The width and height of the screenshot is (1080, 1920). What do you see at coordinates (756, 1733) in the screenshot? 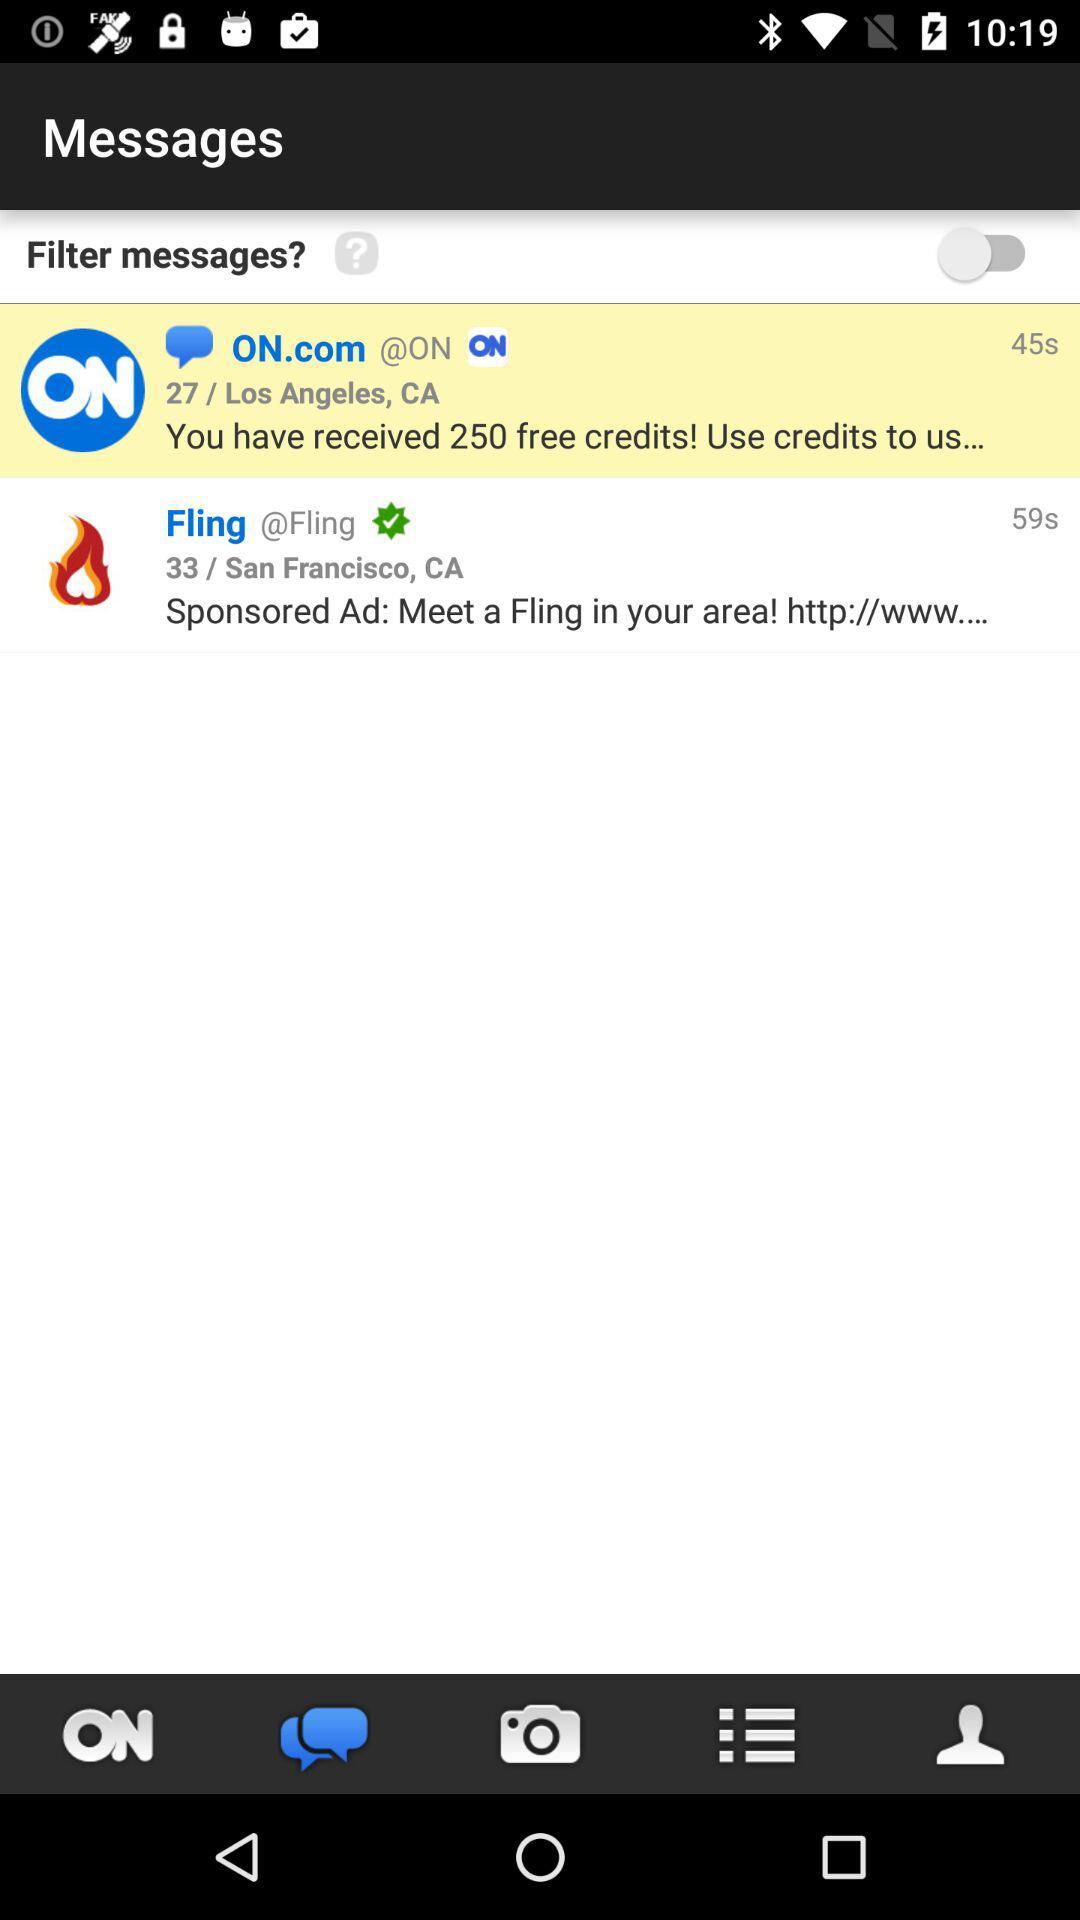
I see `the list icon` at bounding box center [756, 1733].